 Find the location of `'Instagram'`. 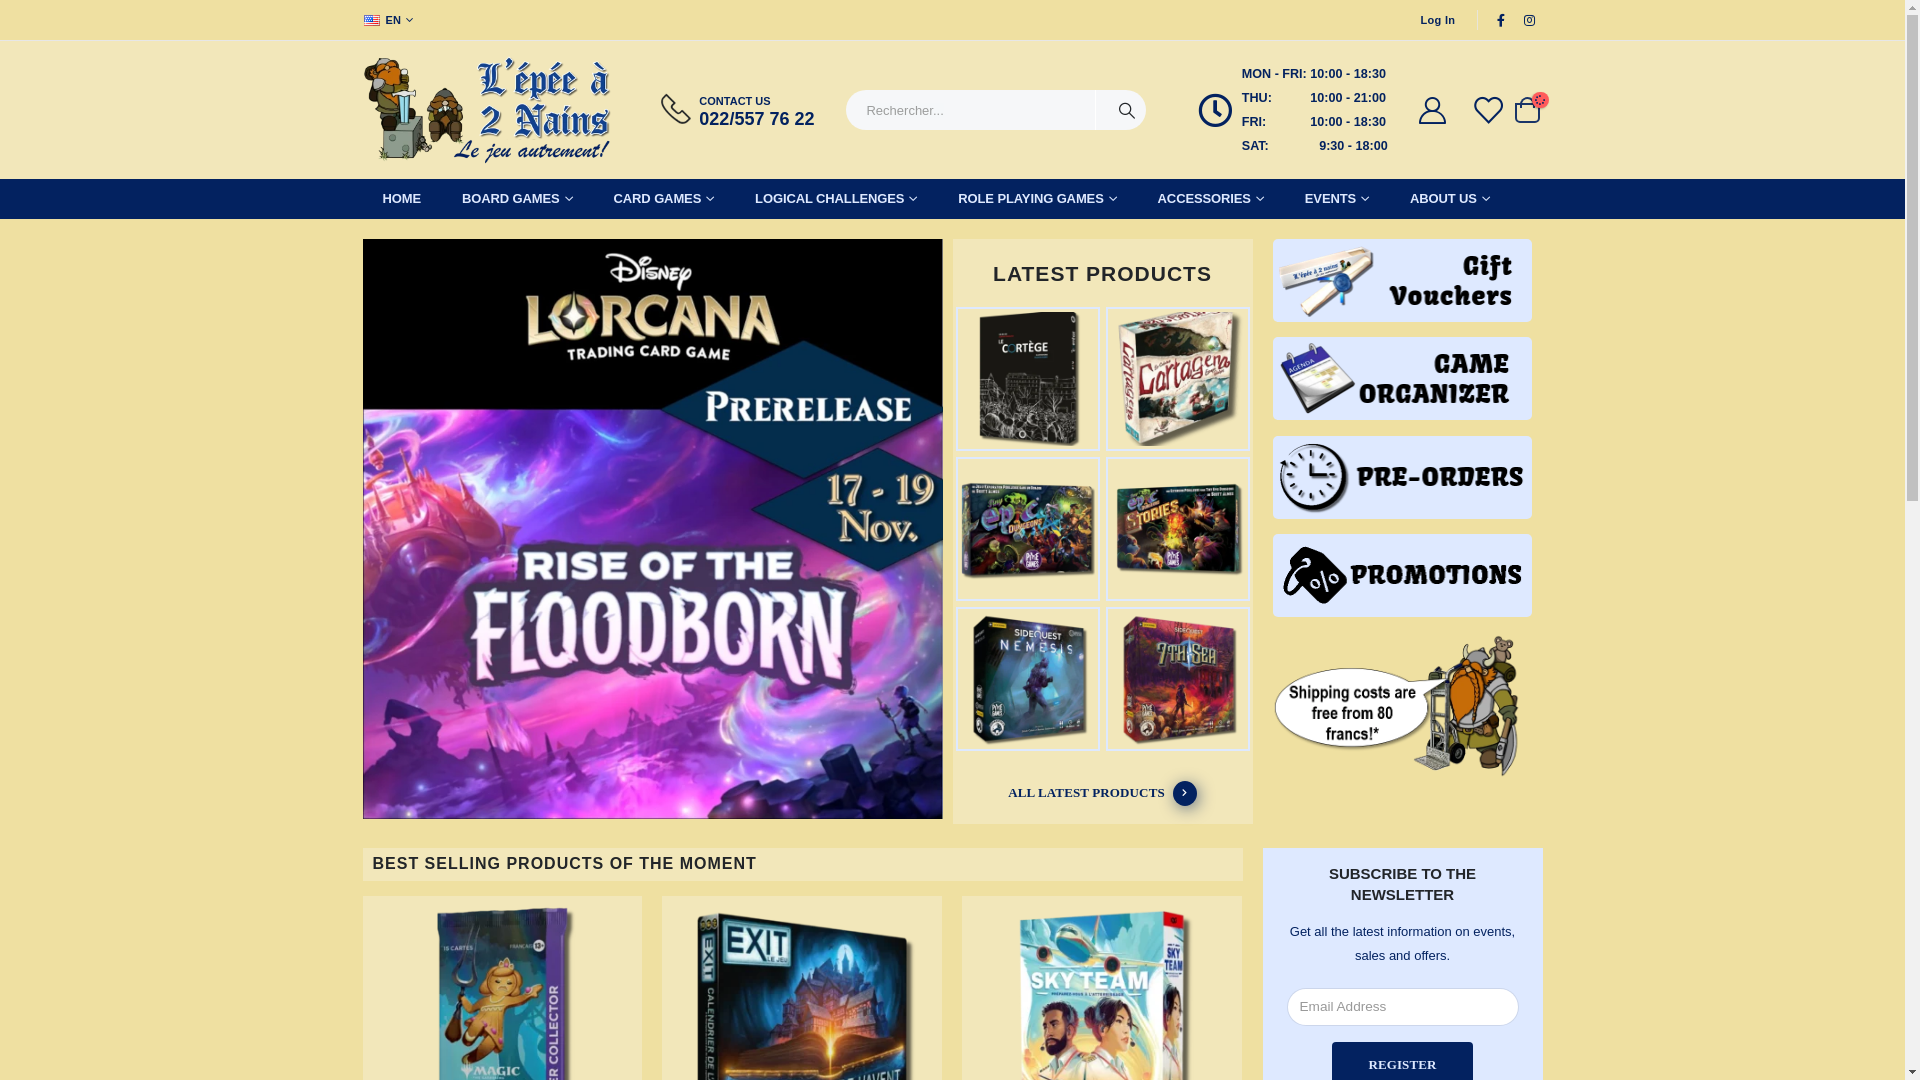

'Instagram' is located at coordinates (1529, 19).